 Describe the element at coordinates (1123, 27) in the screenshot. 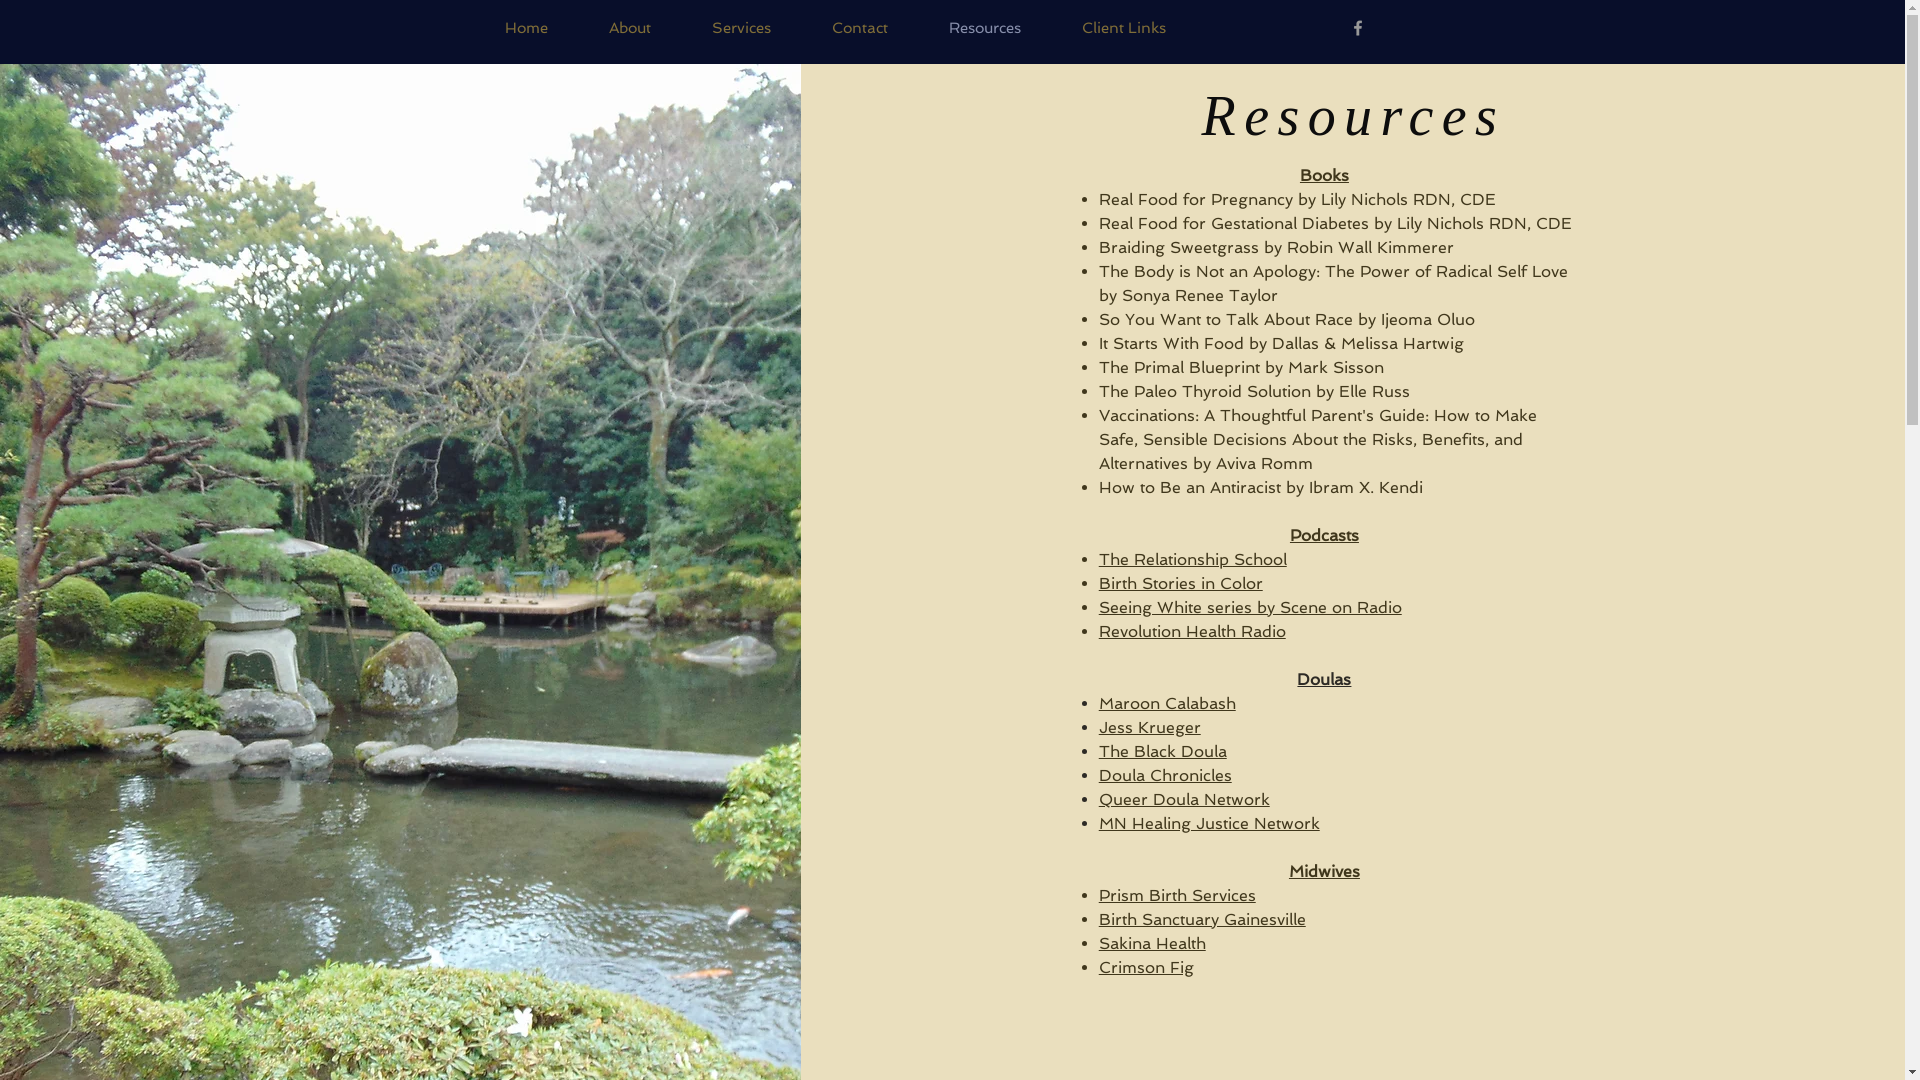

I see `'Client Links'` at that location.